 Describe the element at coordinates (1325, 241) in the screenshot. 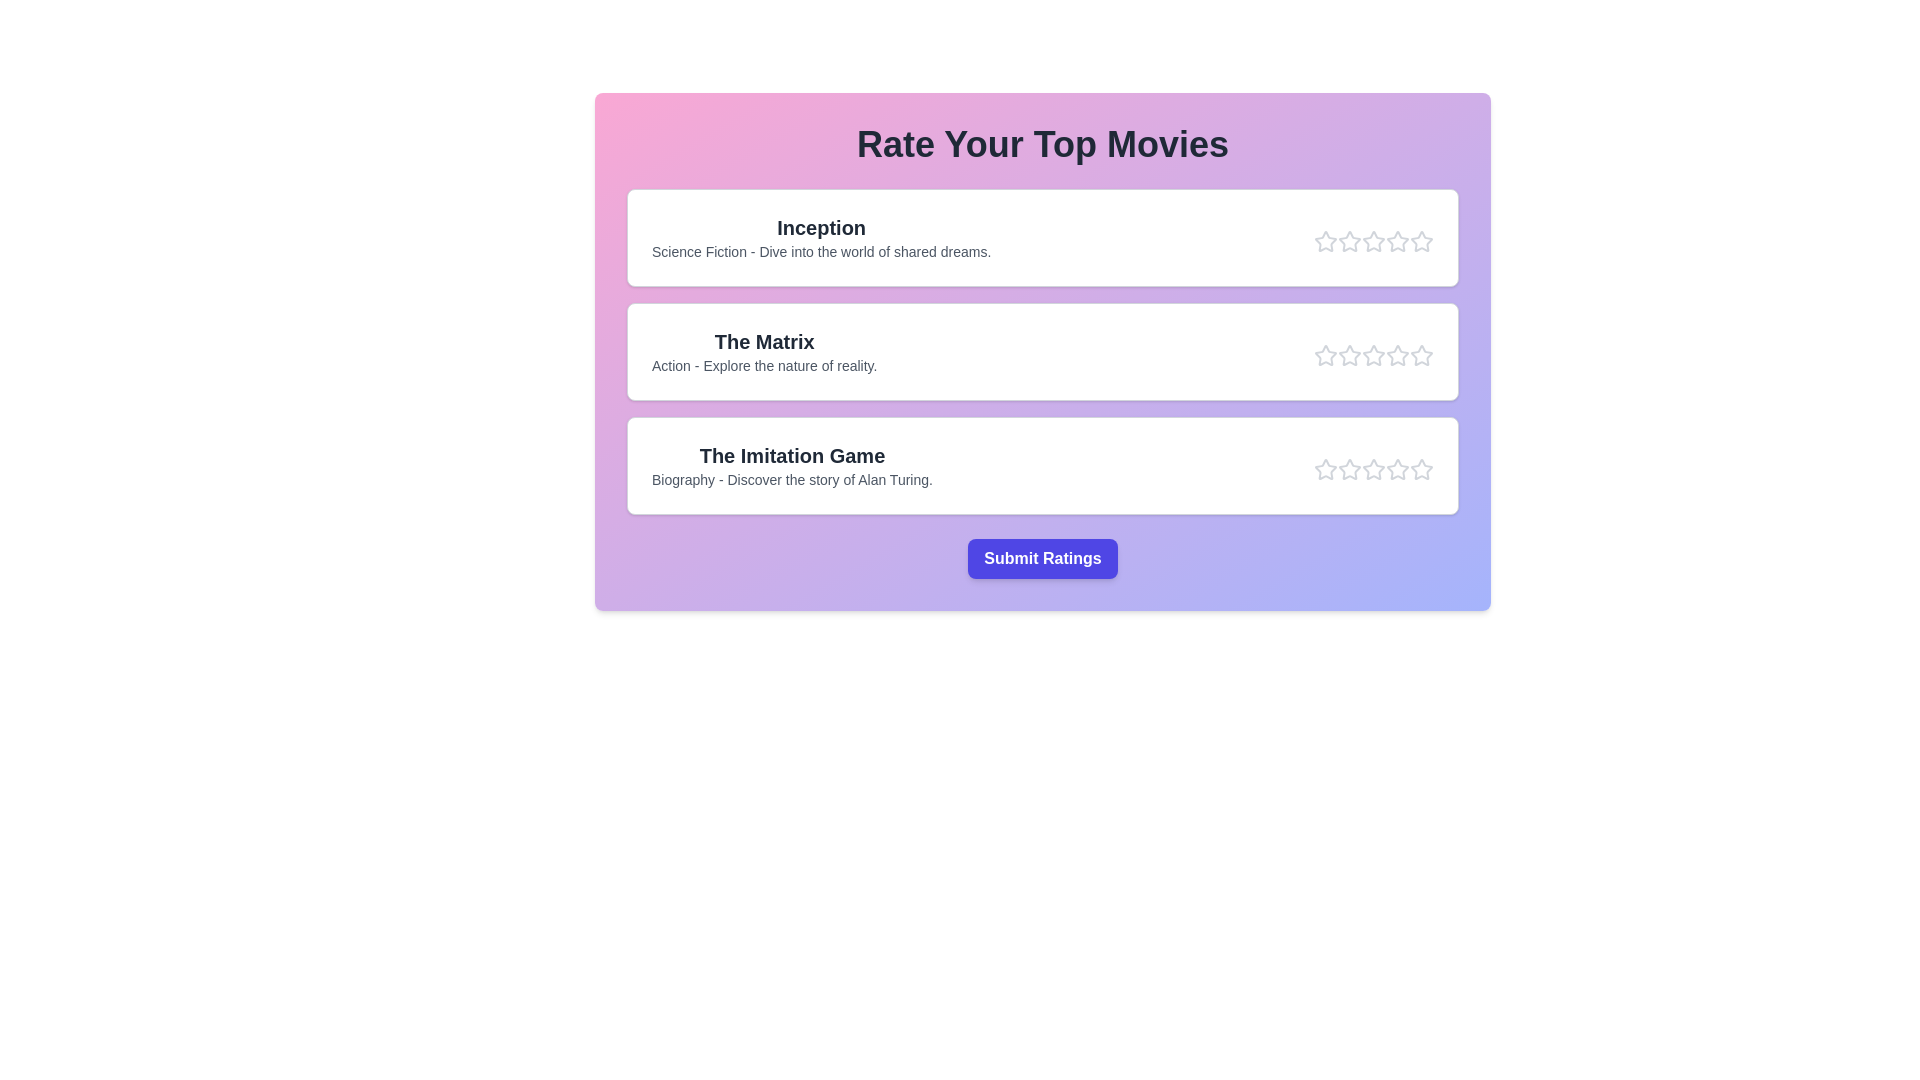

I see `the star corresponding to the rating 1 for the movie Inception` at that location.